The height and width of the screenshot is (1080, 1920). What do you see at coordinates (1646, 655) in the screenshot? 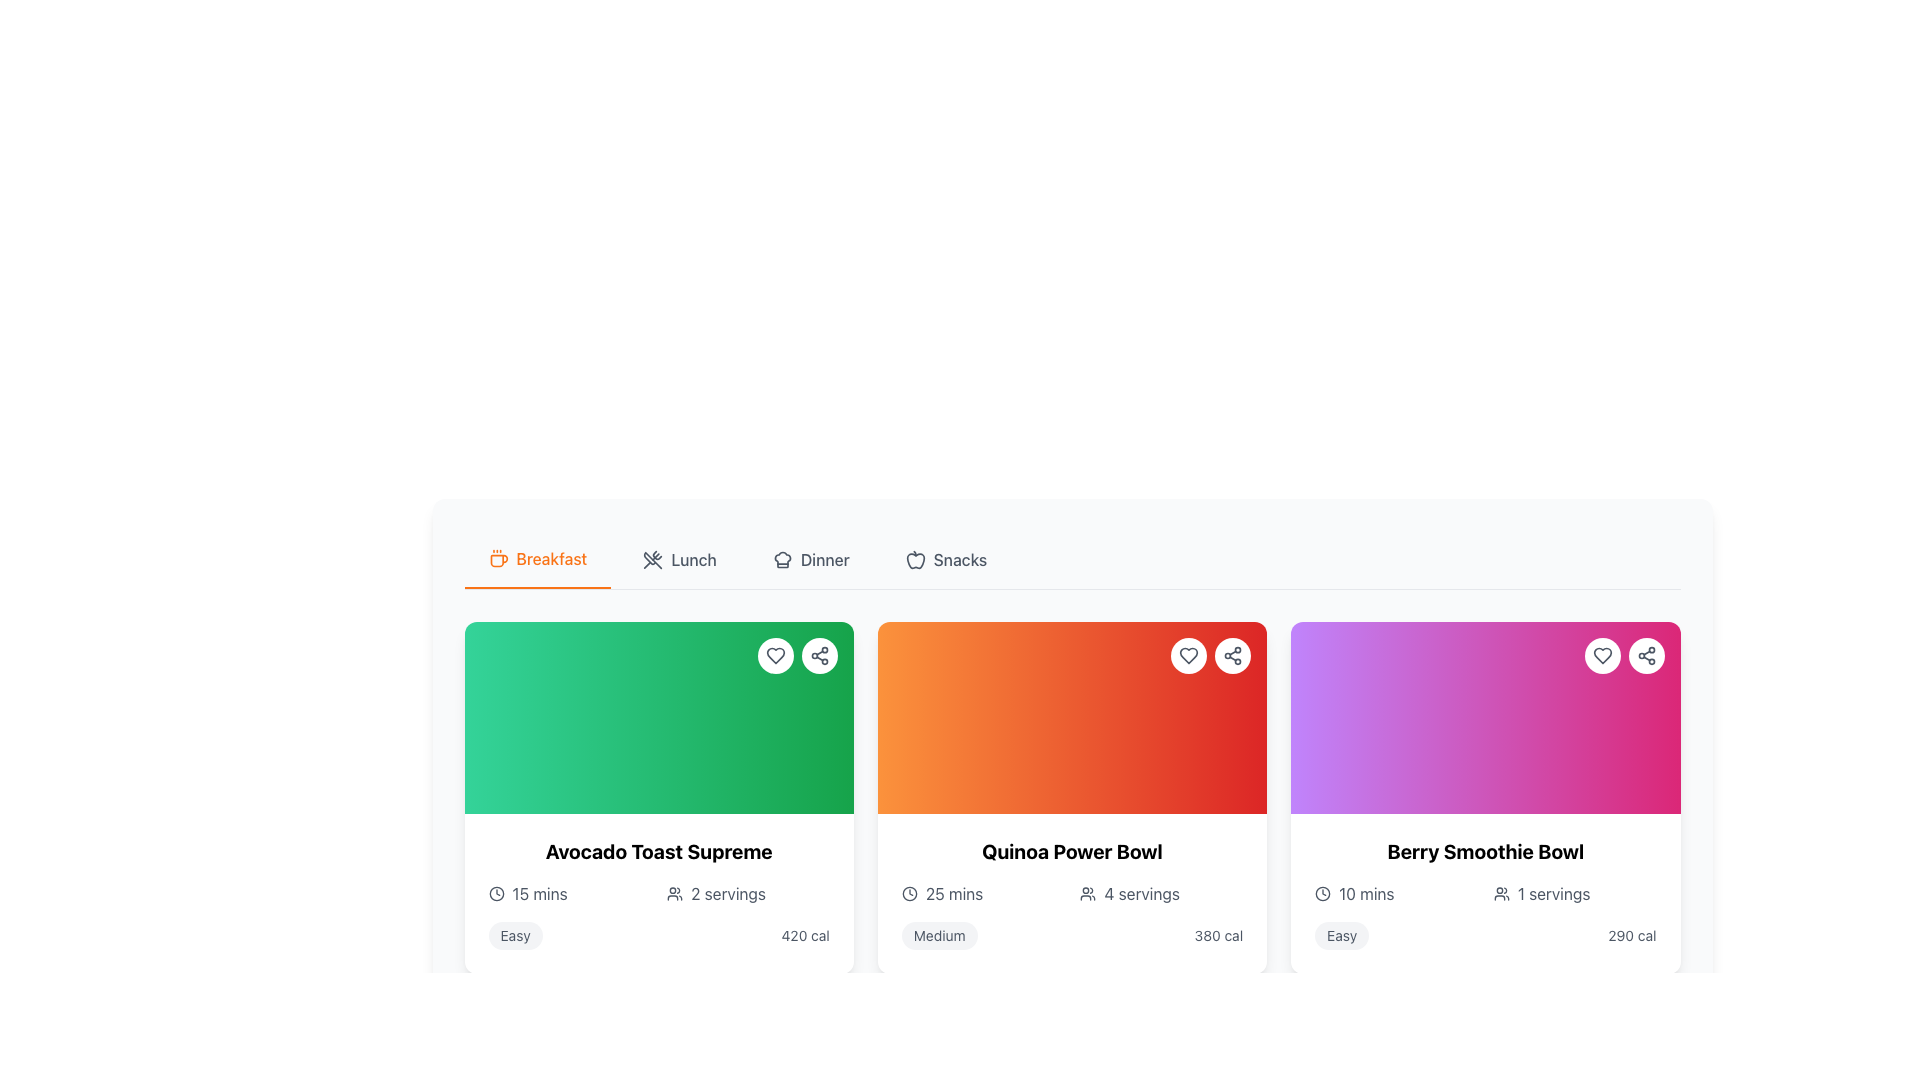
I see `the share icon button located in the top-right corner of the 'Berry Smoothie Bowl' card, next to the heart icon` at bounding box center [1646, 655].